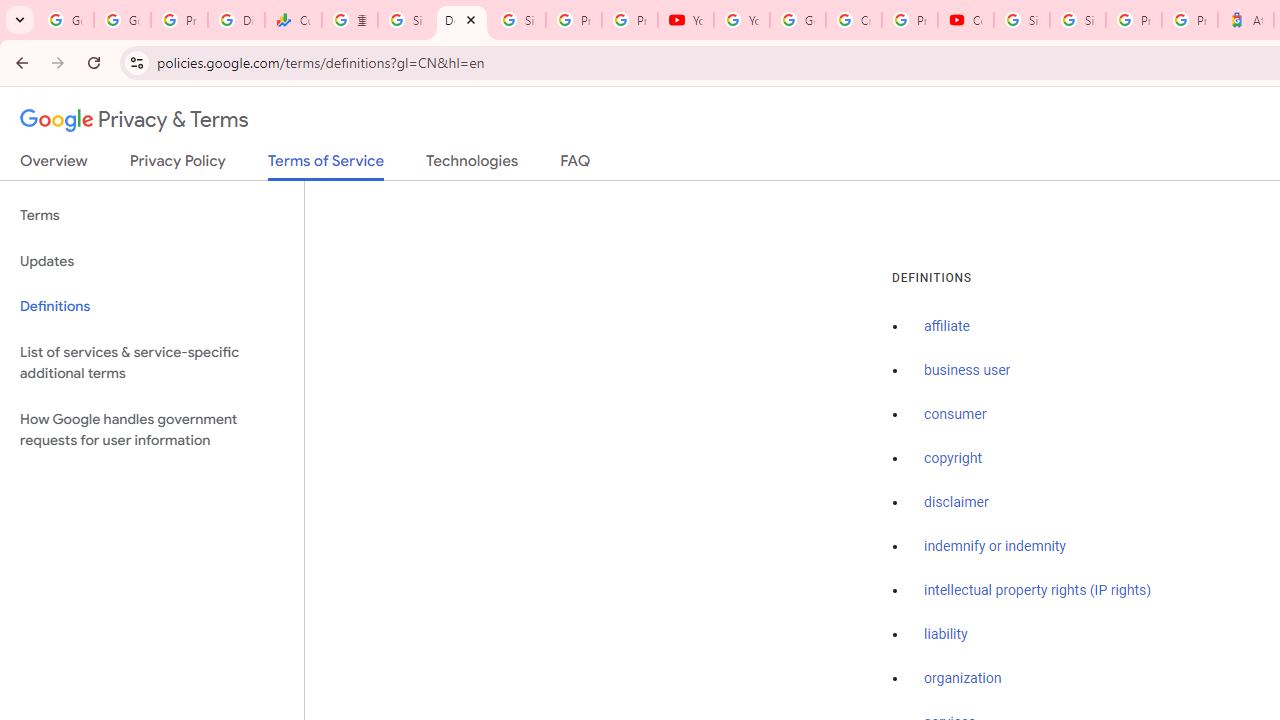 The width and height of the screenshot is (1280, 720). I want to click on 'YouTube', so click(741, 20).